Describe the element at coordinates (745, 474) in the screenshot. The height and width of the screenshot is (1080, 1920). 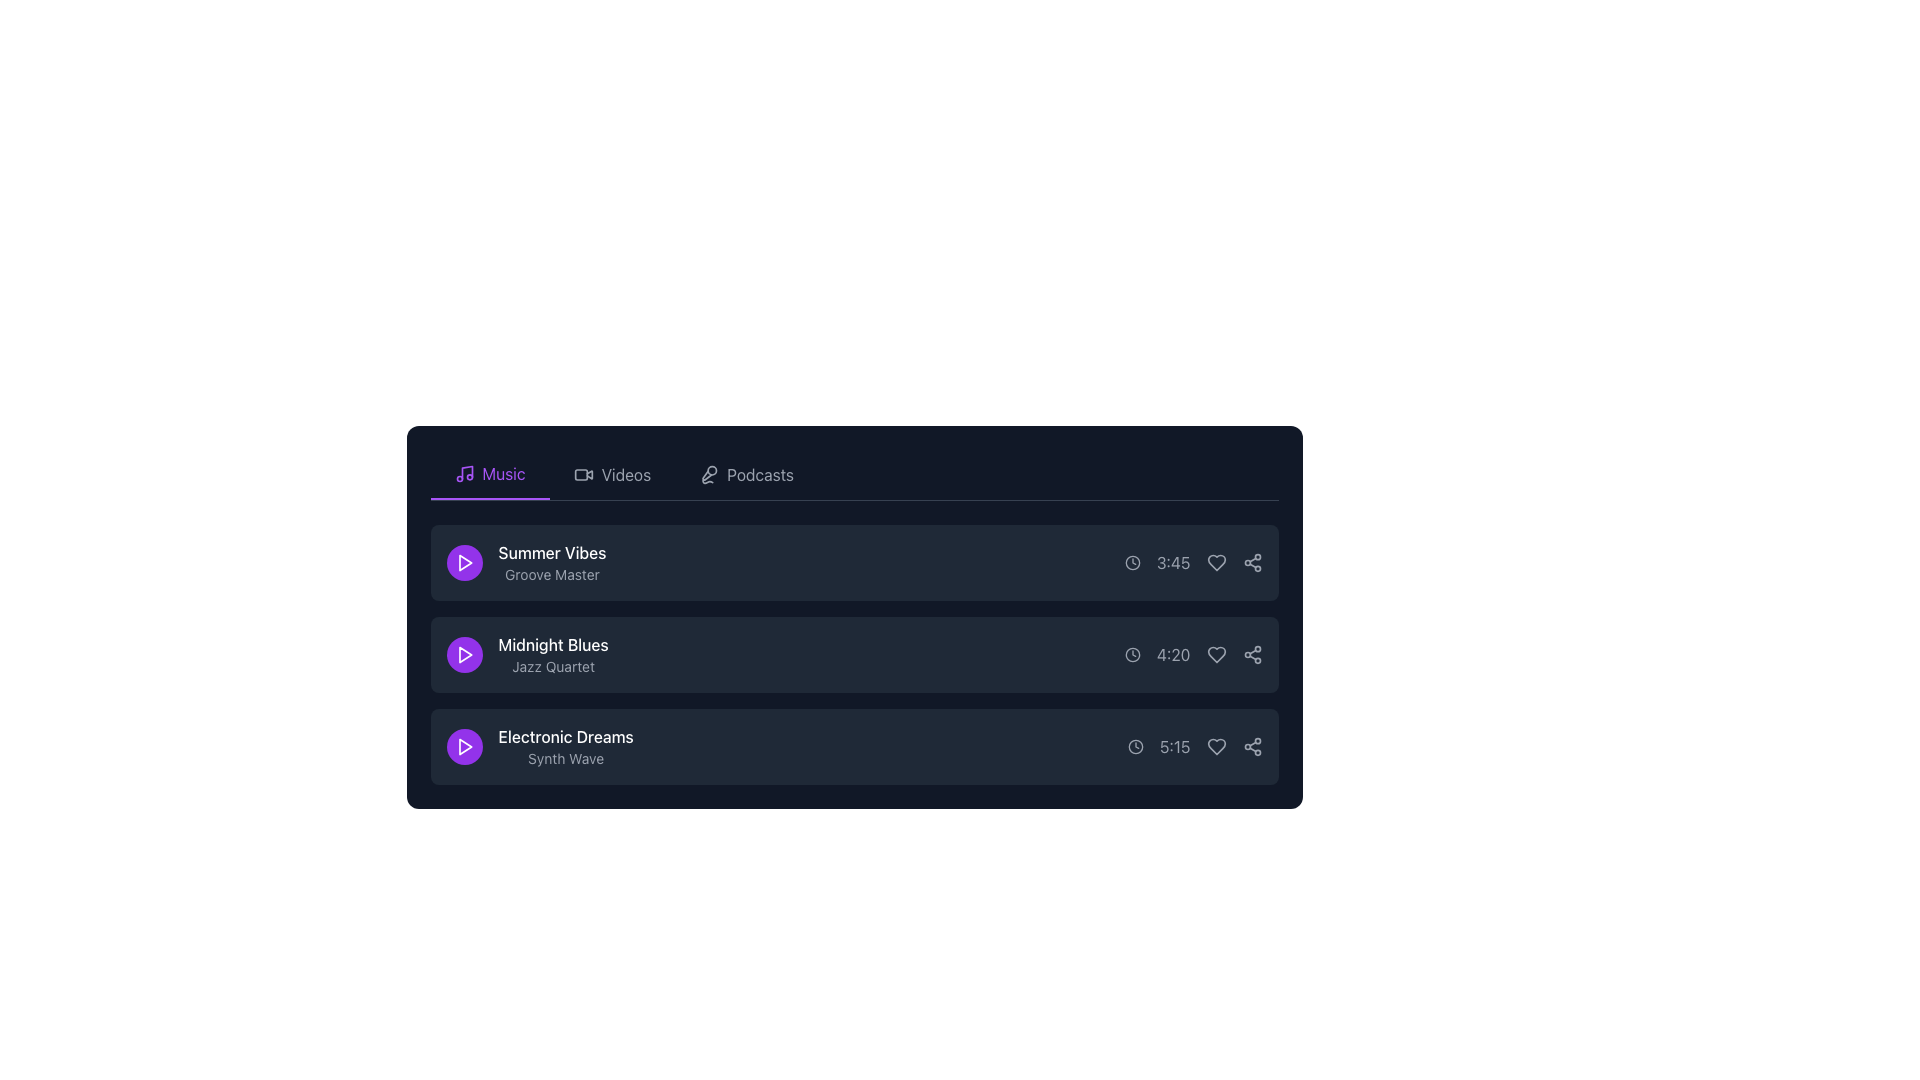
I see `the 'Podcasts' navigation button in the horizontal toolbar` at that location.